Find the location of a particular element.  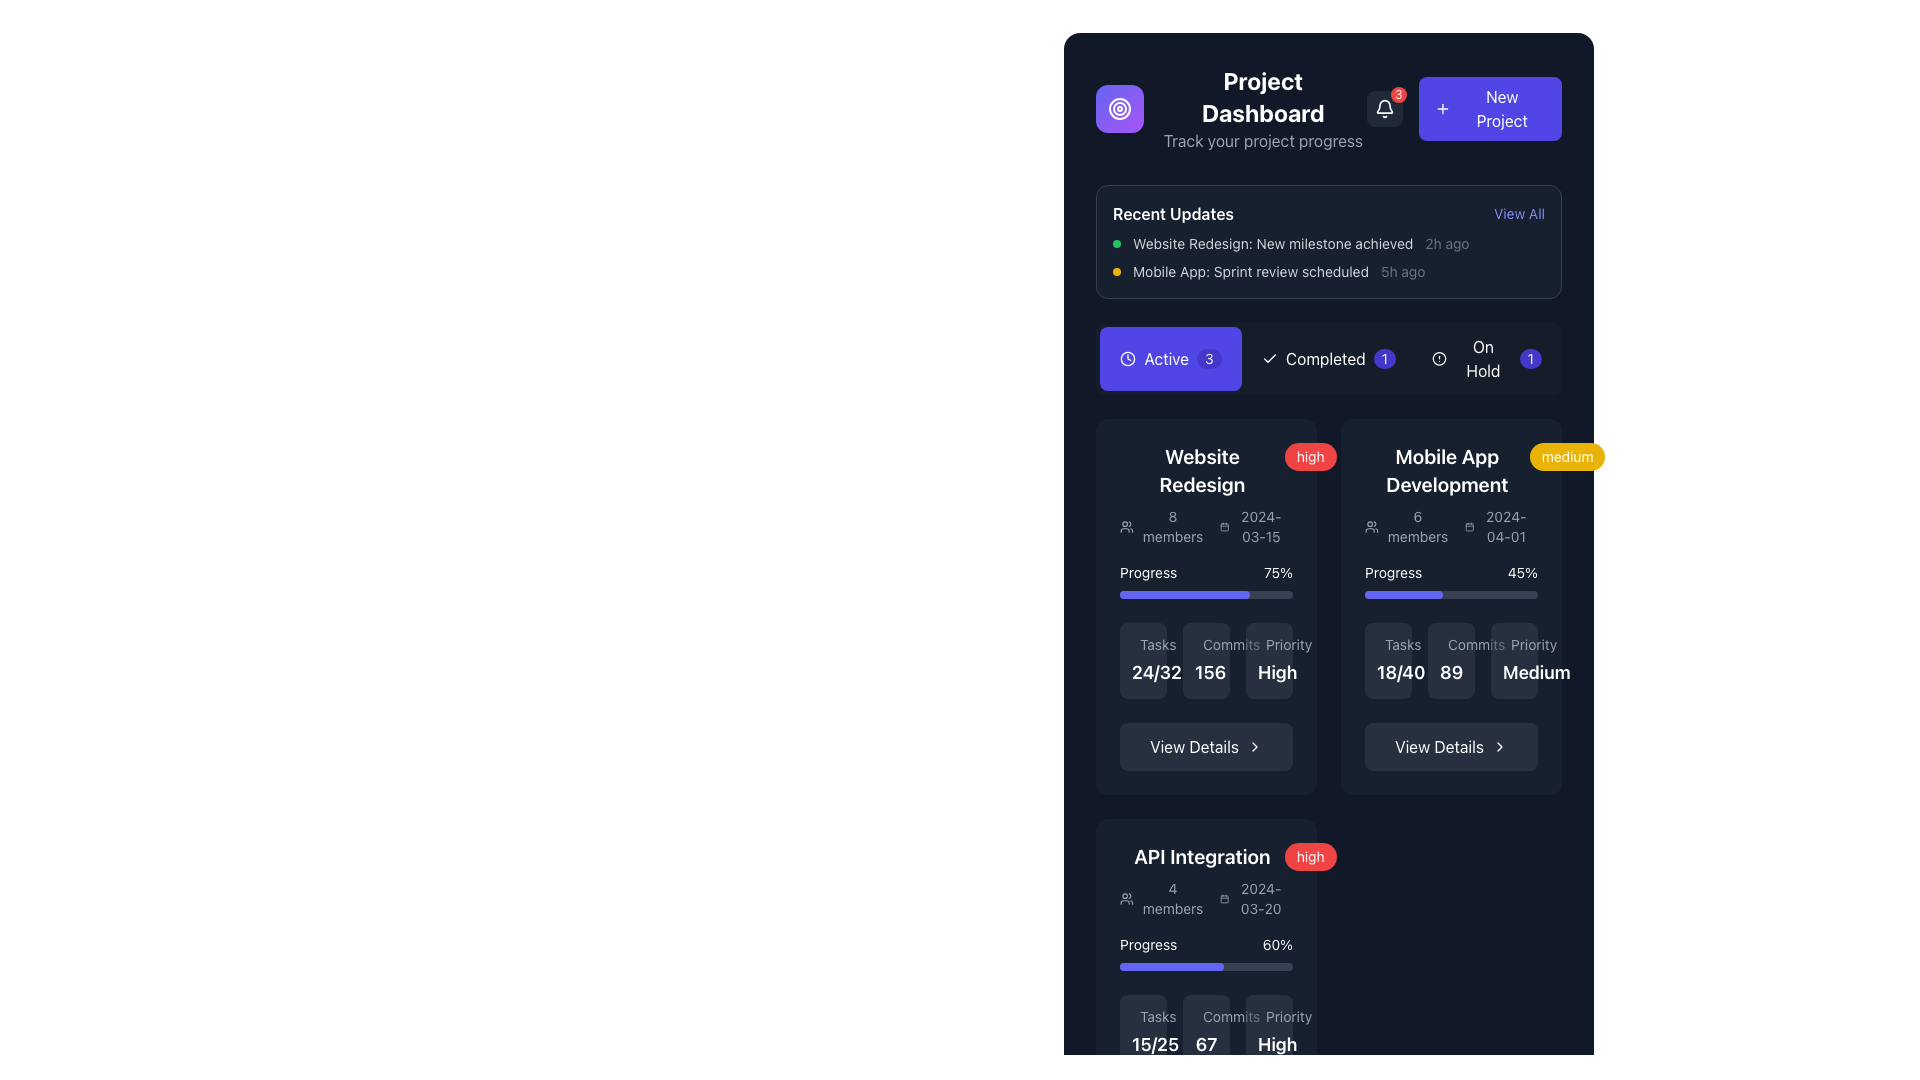

the bold text label reading 'Recent Updates' located at the top-left corner of the section and preceding the 'View All' link is located at coordinates (1173, 213).